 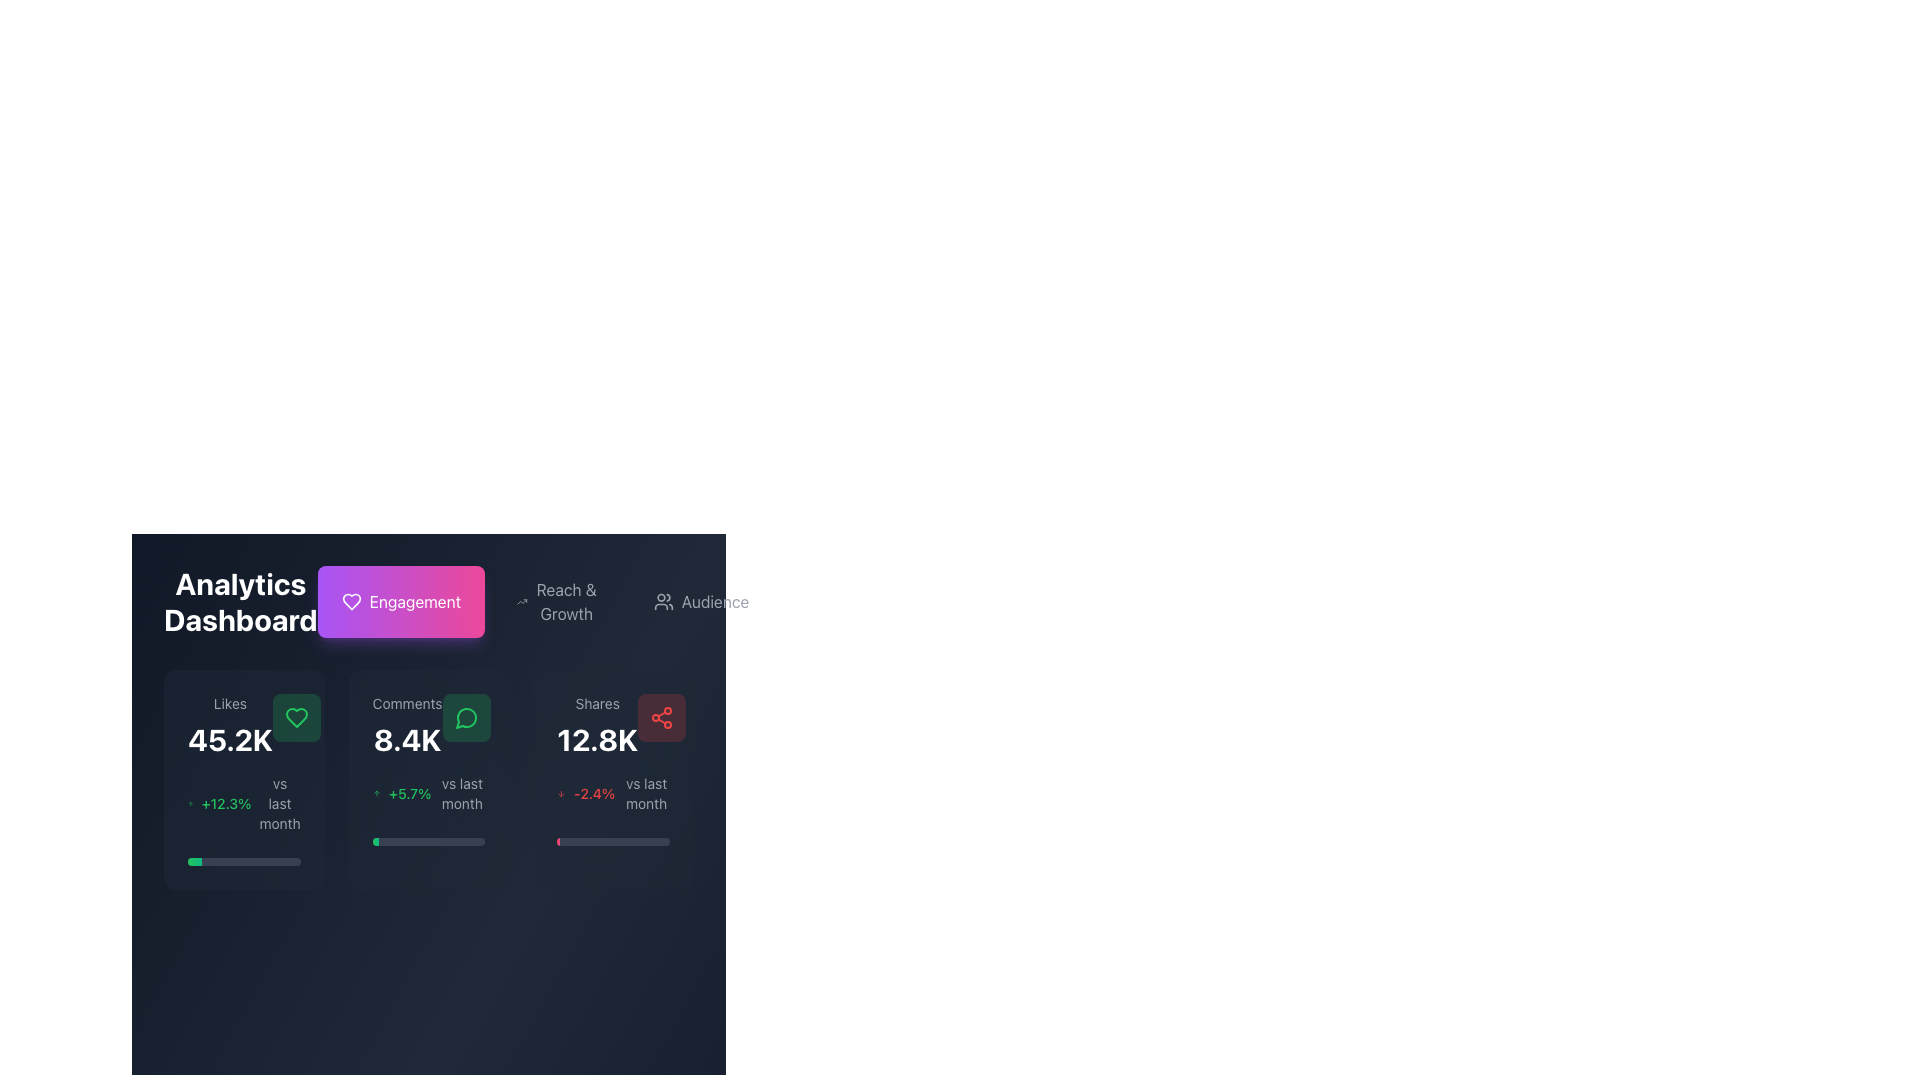 What do you see at coordinates (427, 793) in the screenshot?
I see `the statistical indicator showing '+5.7%' in bold green text with an upwards arrow, located in the 'Comments' section of the analytics dashboard for information retrieval` at bounding box center [427, 793].